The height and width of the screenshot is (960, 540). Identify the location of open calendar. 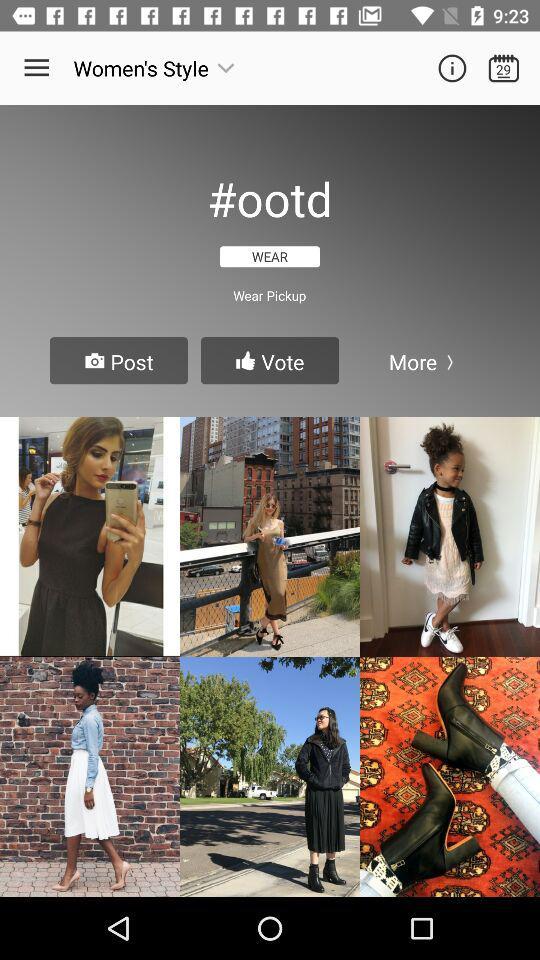
(502, 68).